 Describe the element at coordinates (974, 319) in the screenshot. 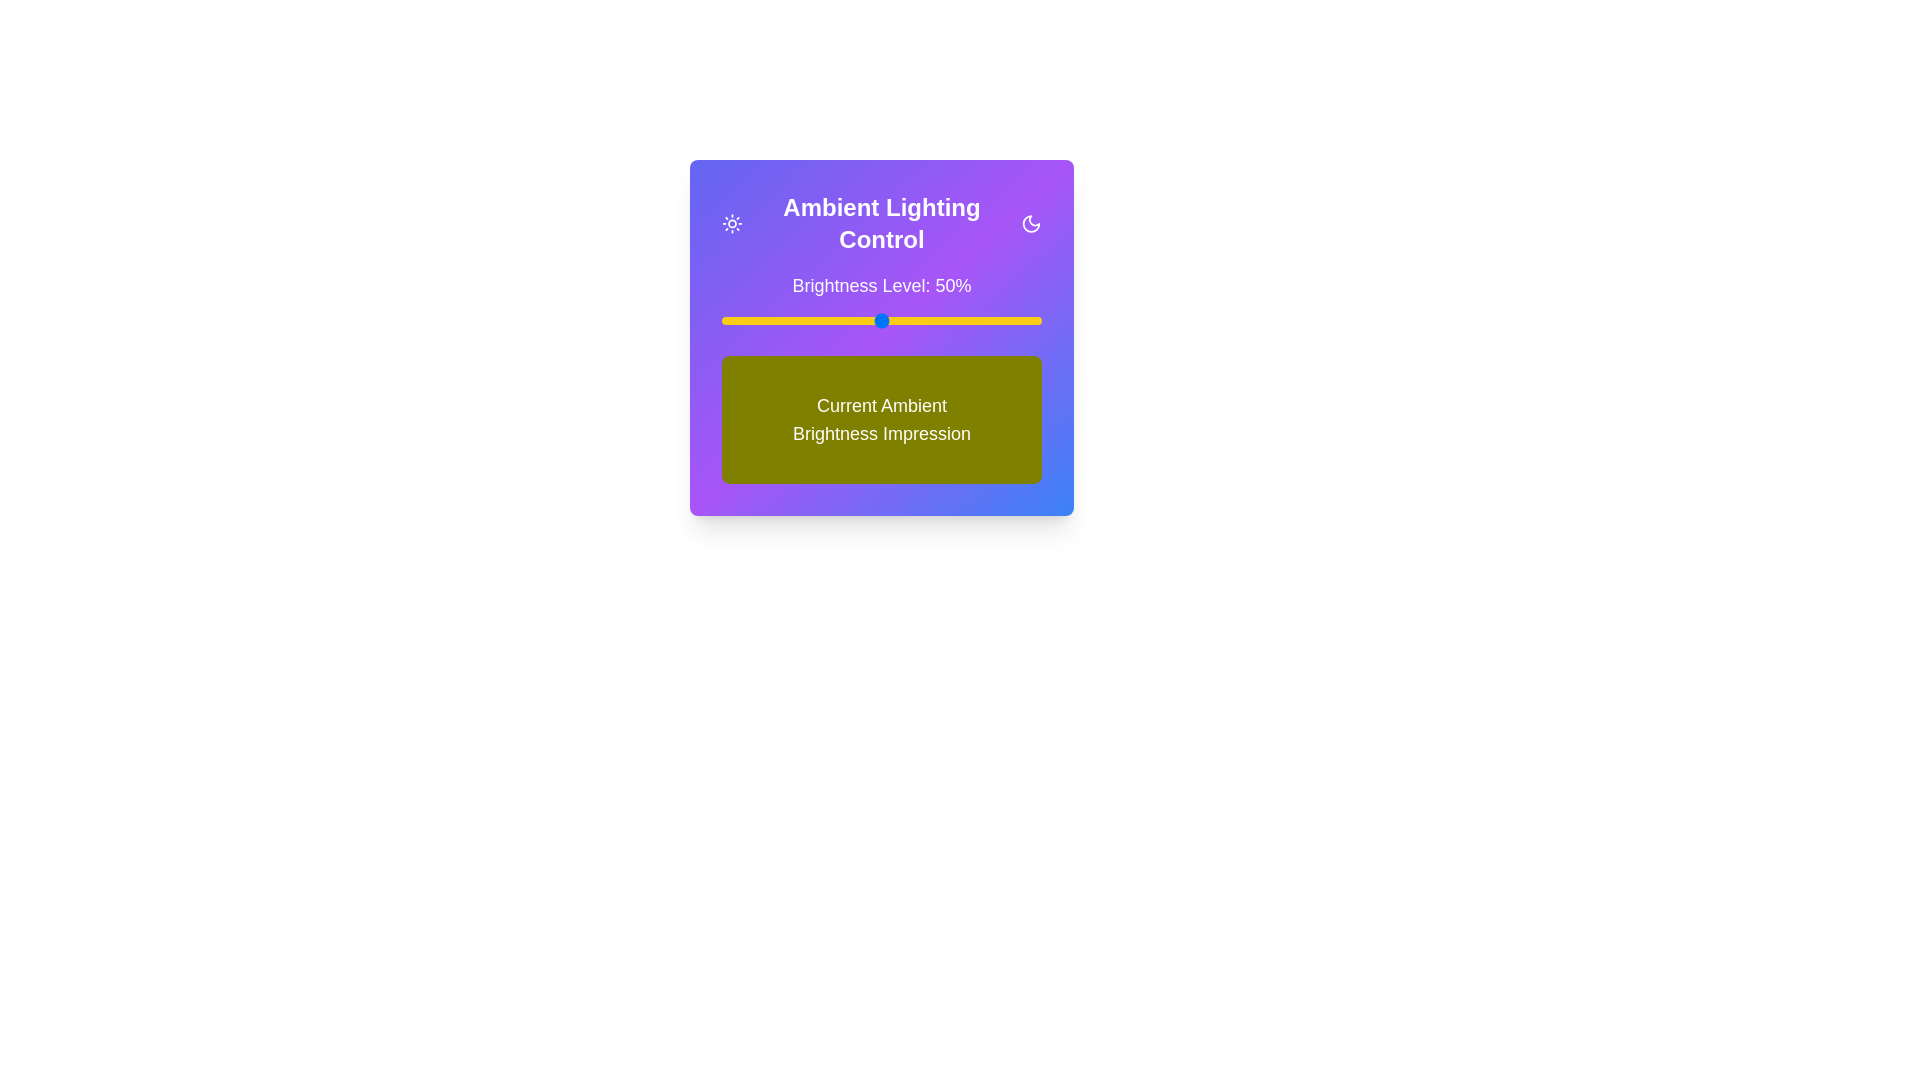

I see `the brightness level to 79% by moving the slider` at that location.